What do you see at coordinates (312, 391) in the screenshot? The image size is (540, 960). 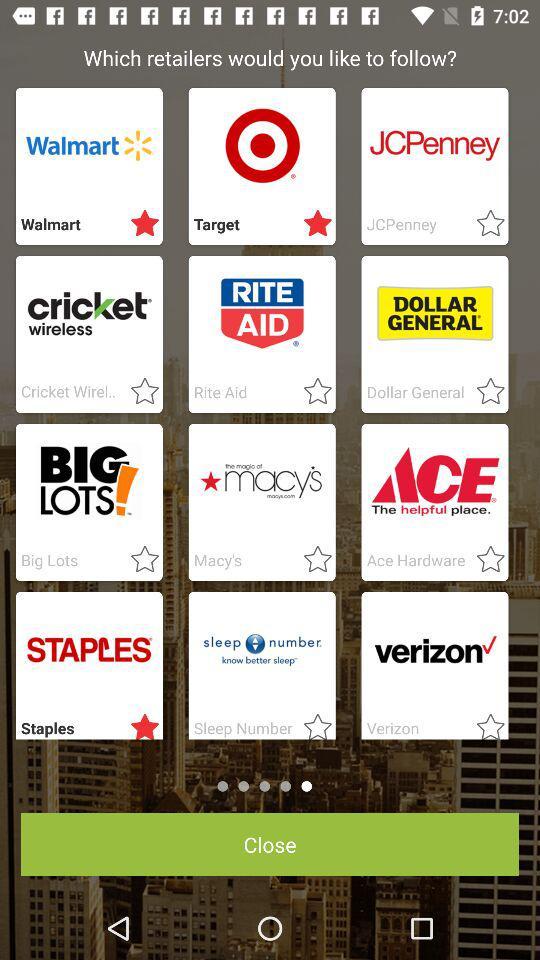 I see `star rating` at bounding box center [312, 391].